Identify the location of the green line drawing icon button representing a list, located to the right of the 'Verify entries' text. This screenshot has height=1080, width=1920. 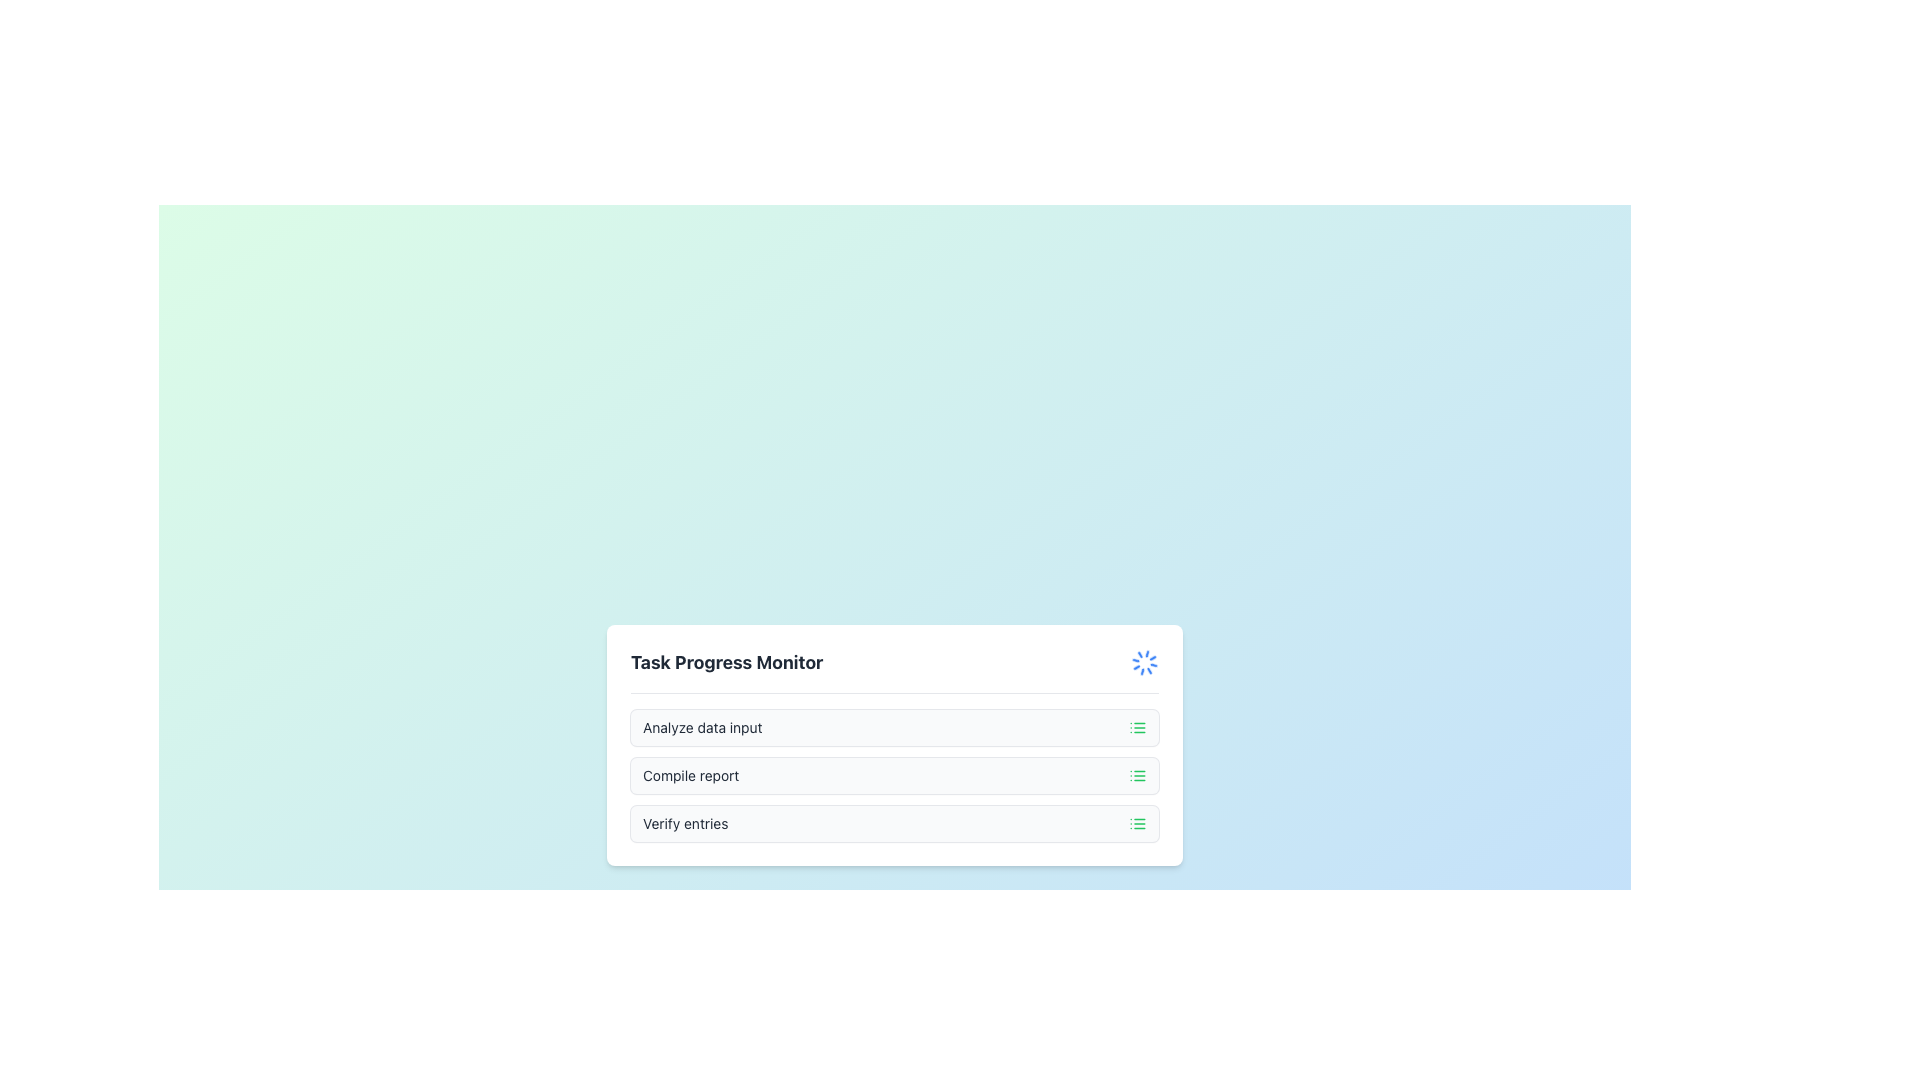
(1137, 822).